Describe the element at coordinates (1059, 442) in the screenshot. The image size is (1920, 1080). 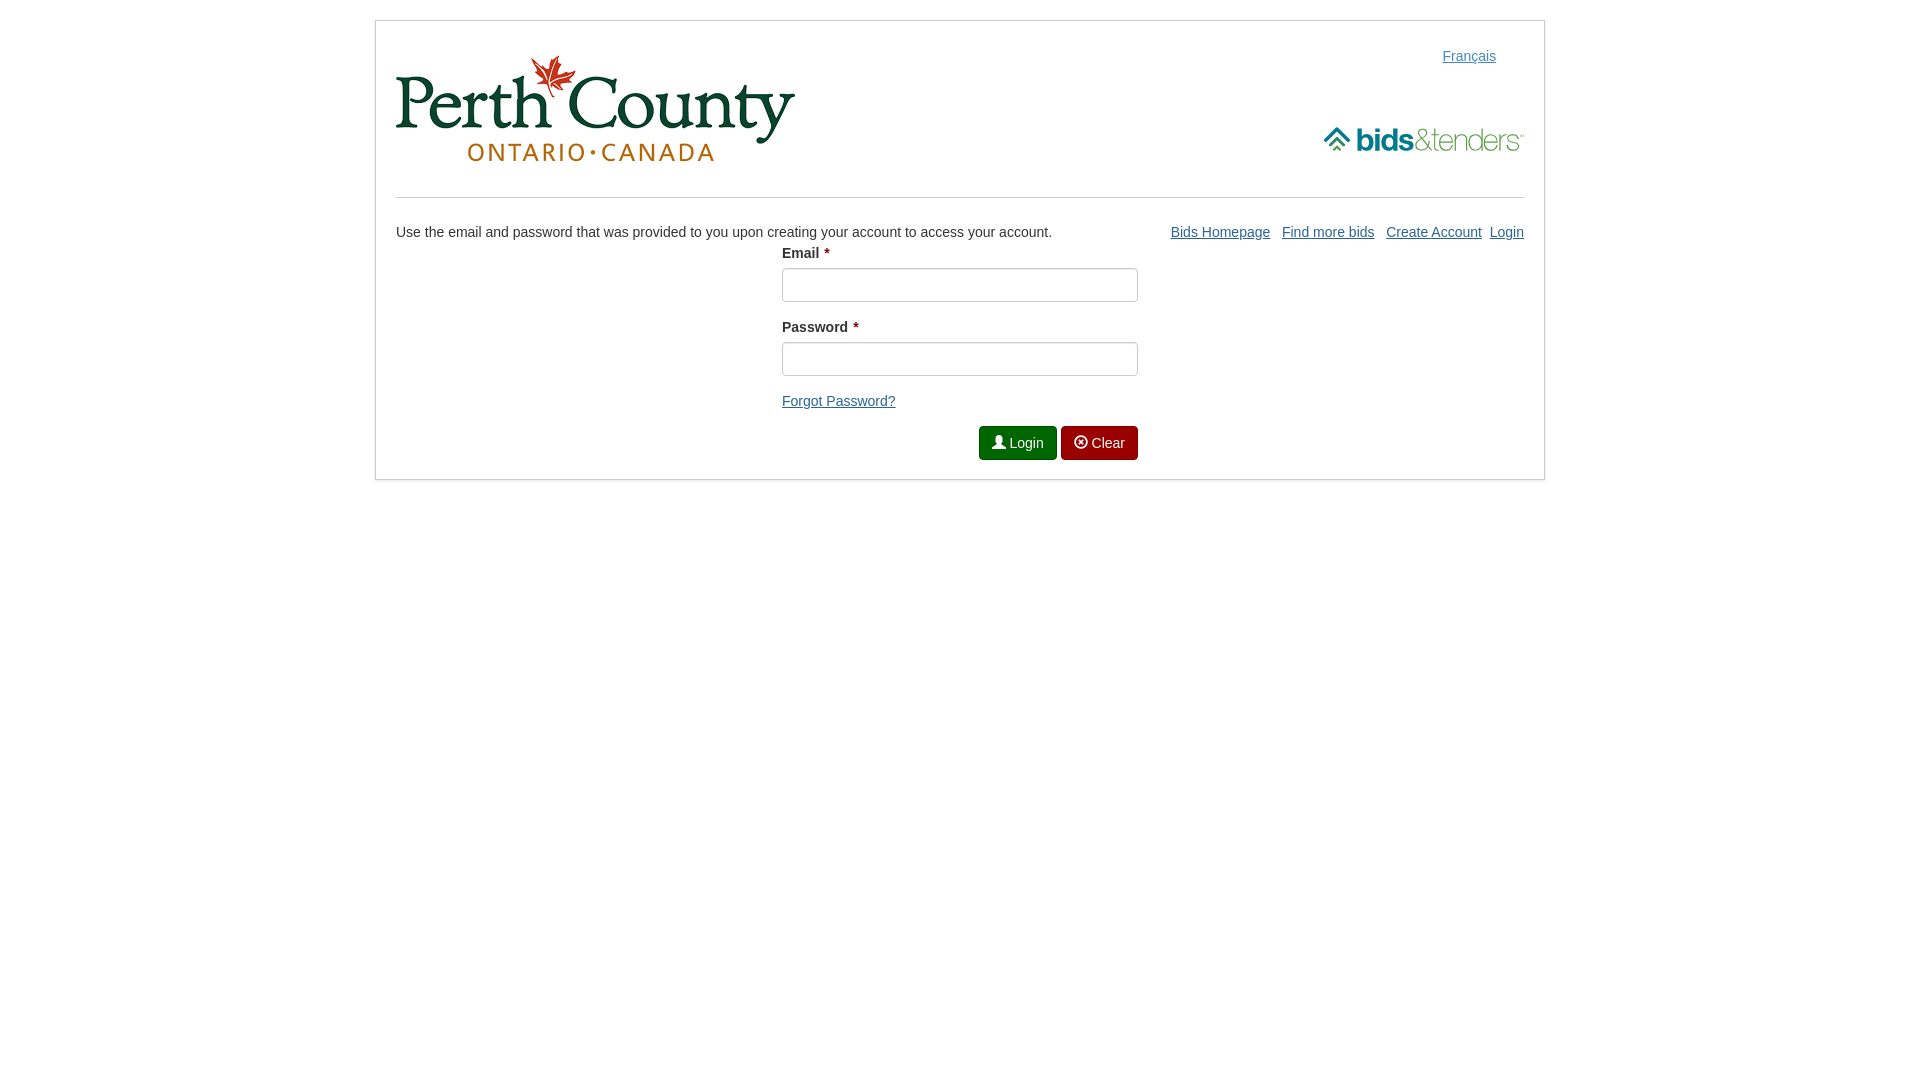
I see `' Clear'` at that location.